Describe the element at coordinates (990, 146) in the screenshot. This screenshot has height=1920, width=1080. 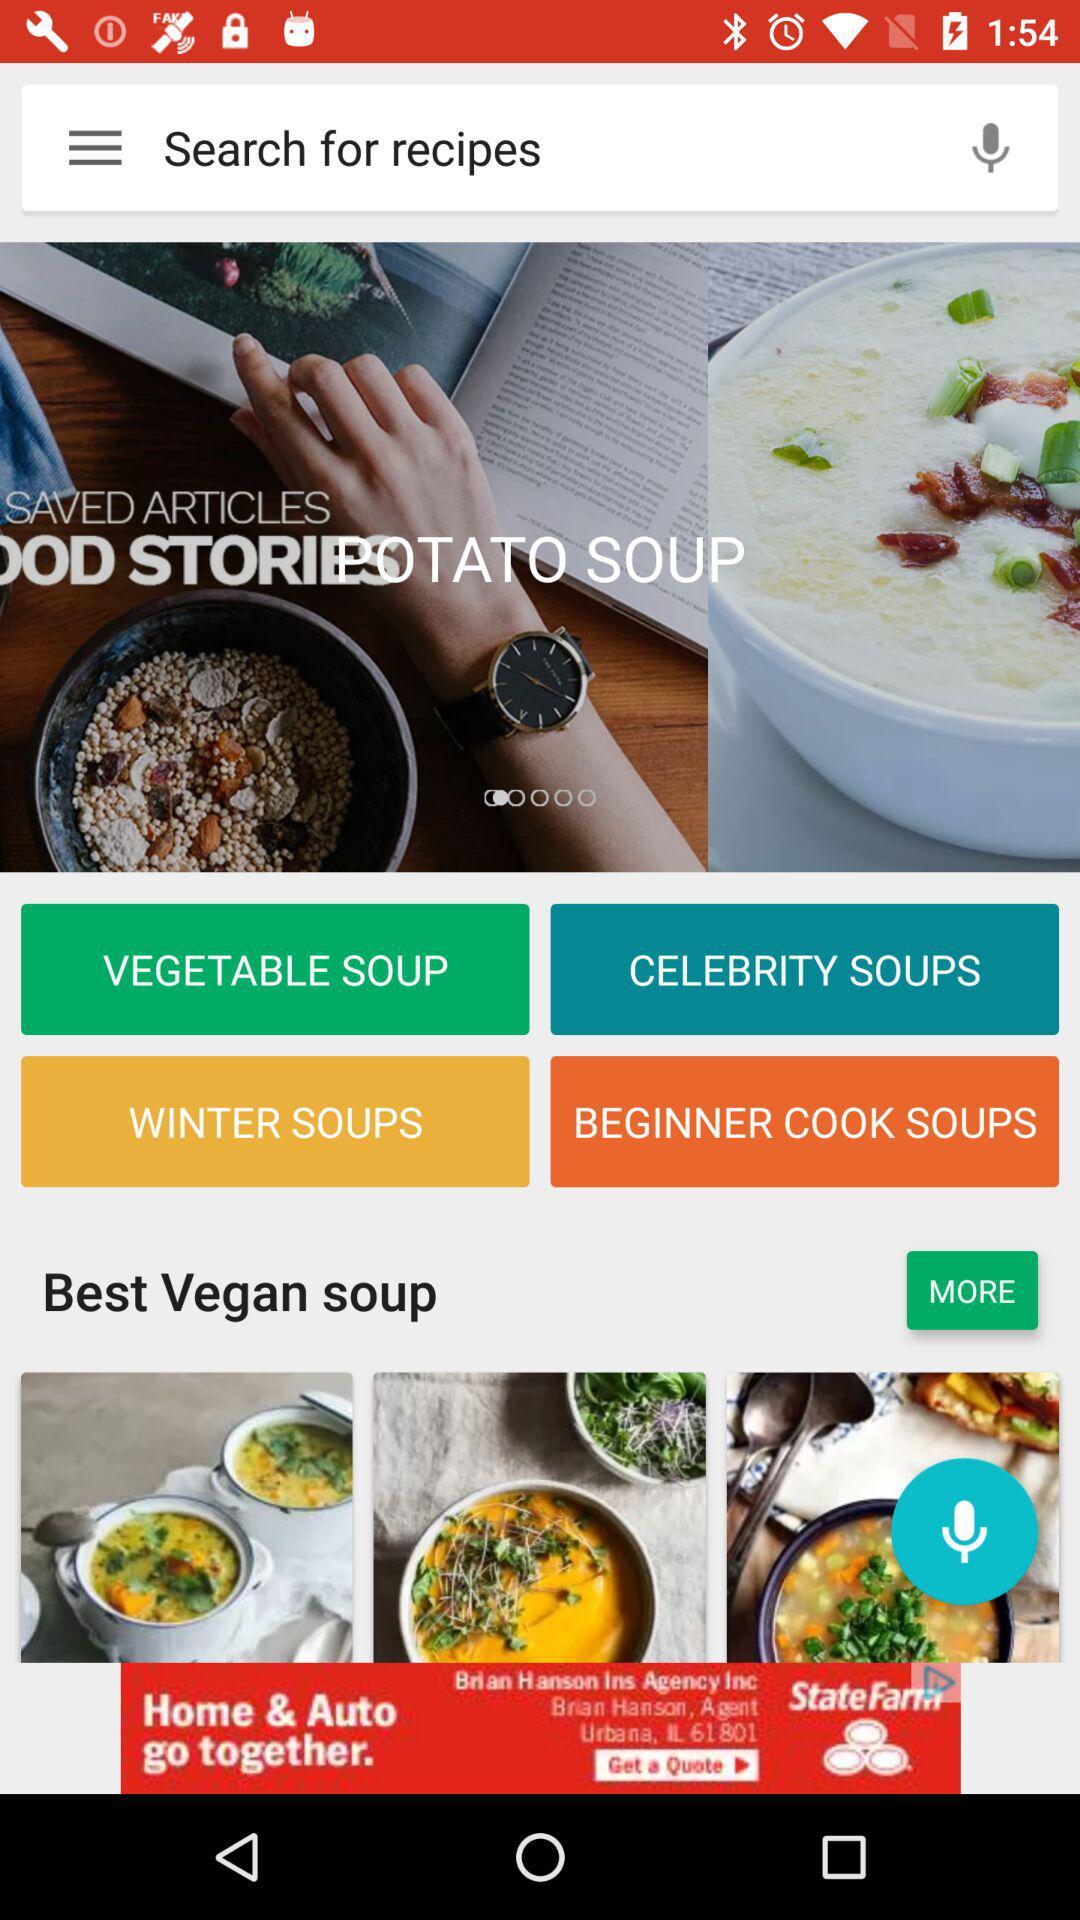
I see `the microphone icon` at that location.